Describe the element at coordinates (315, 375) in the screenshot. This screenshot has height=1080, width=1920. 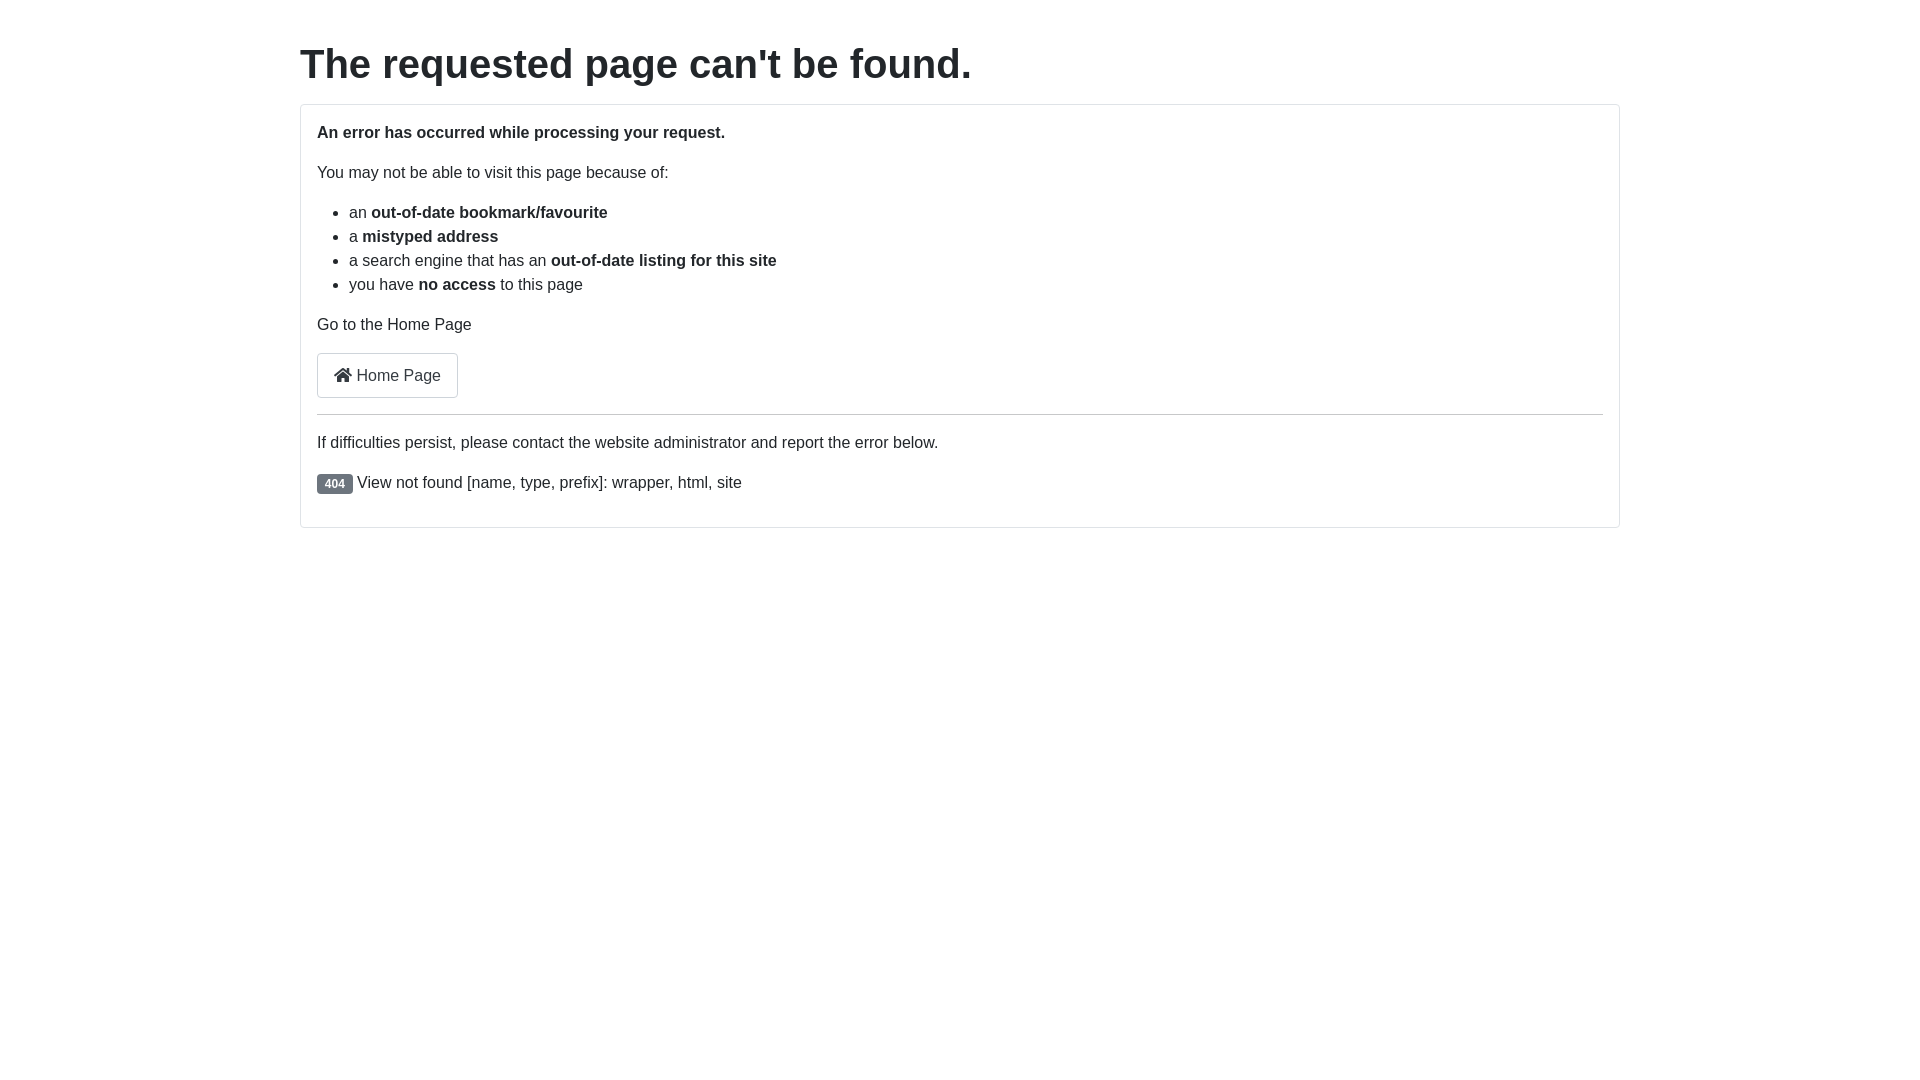
I see `'Home Page'` at that location.